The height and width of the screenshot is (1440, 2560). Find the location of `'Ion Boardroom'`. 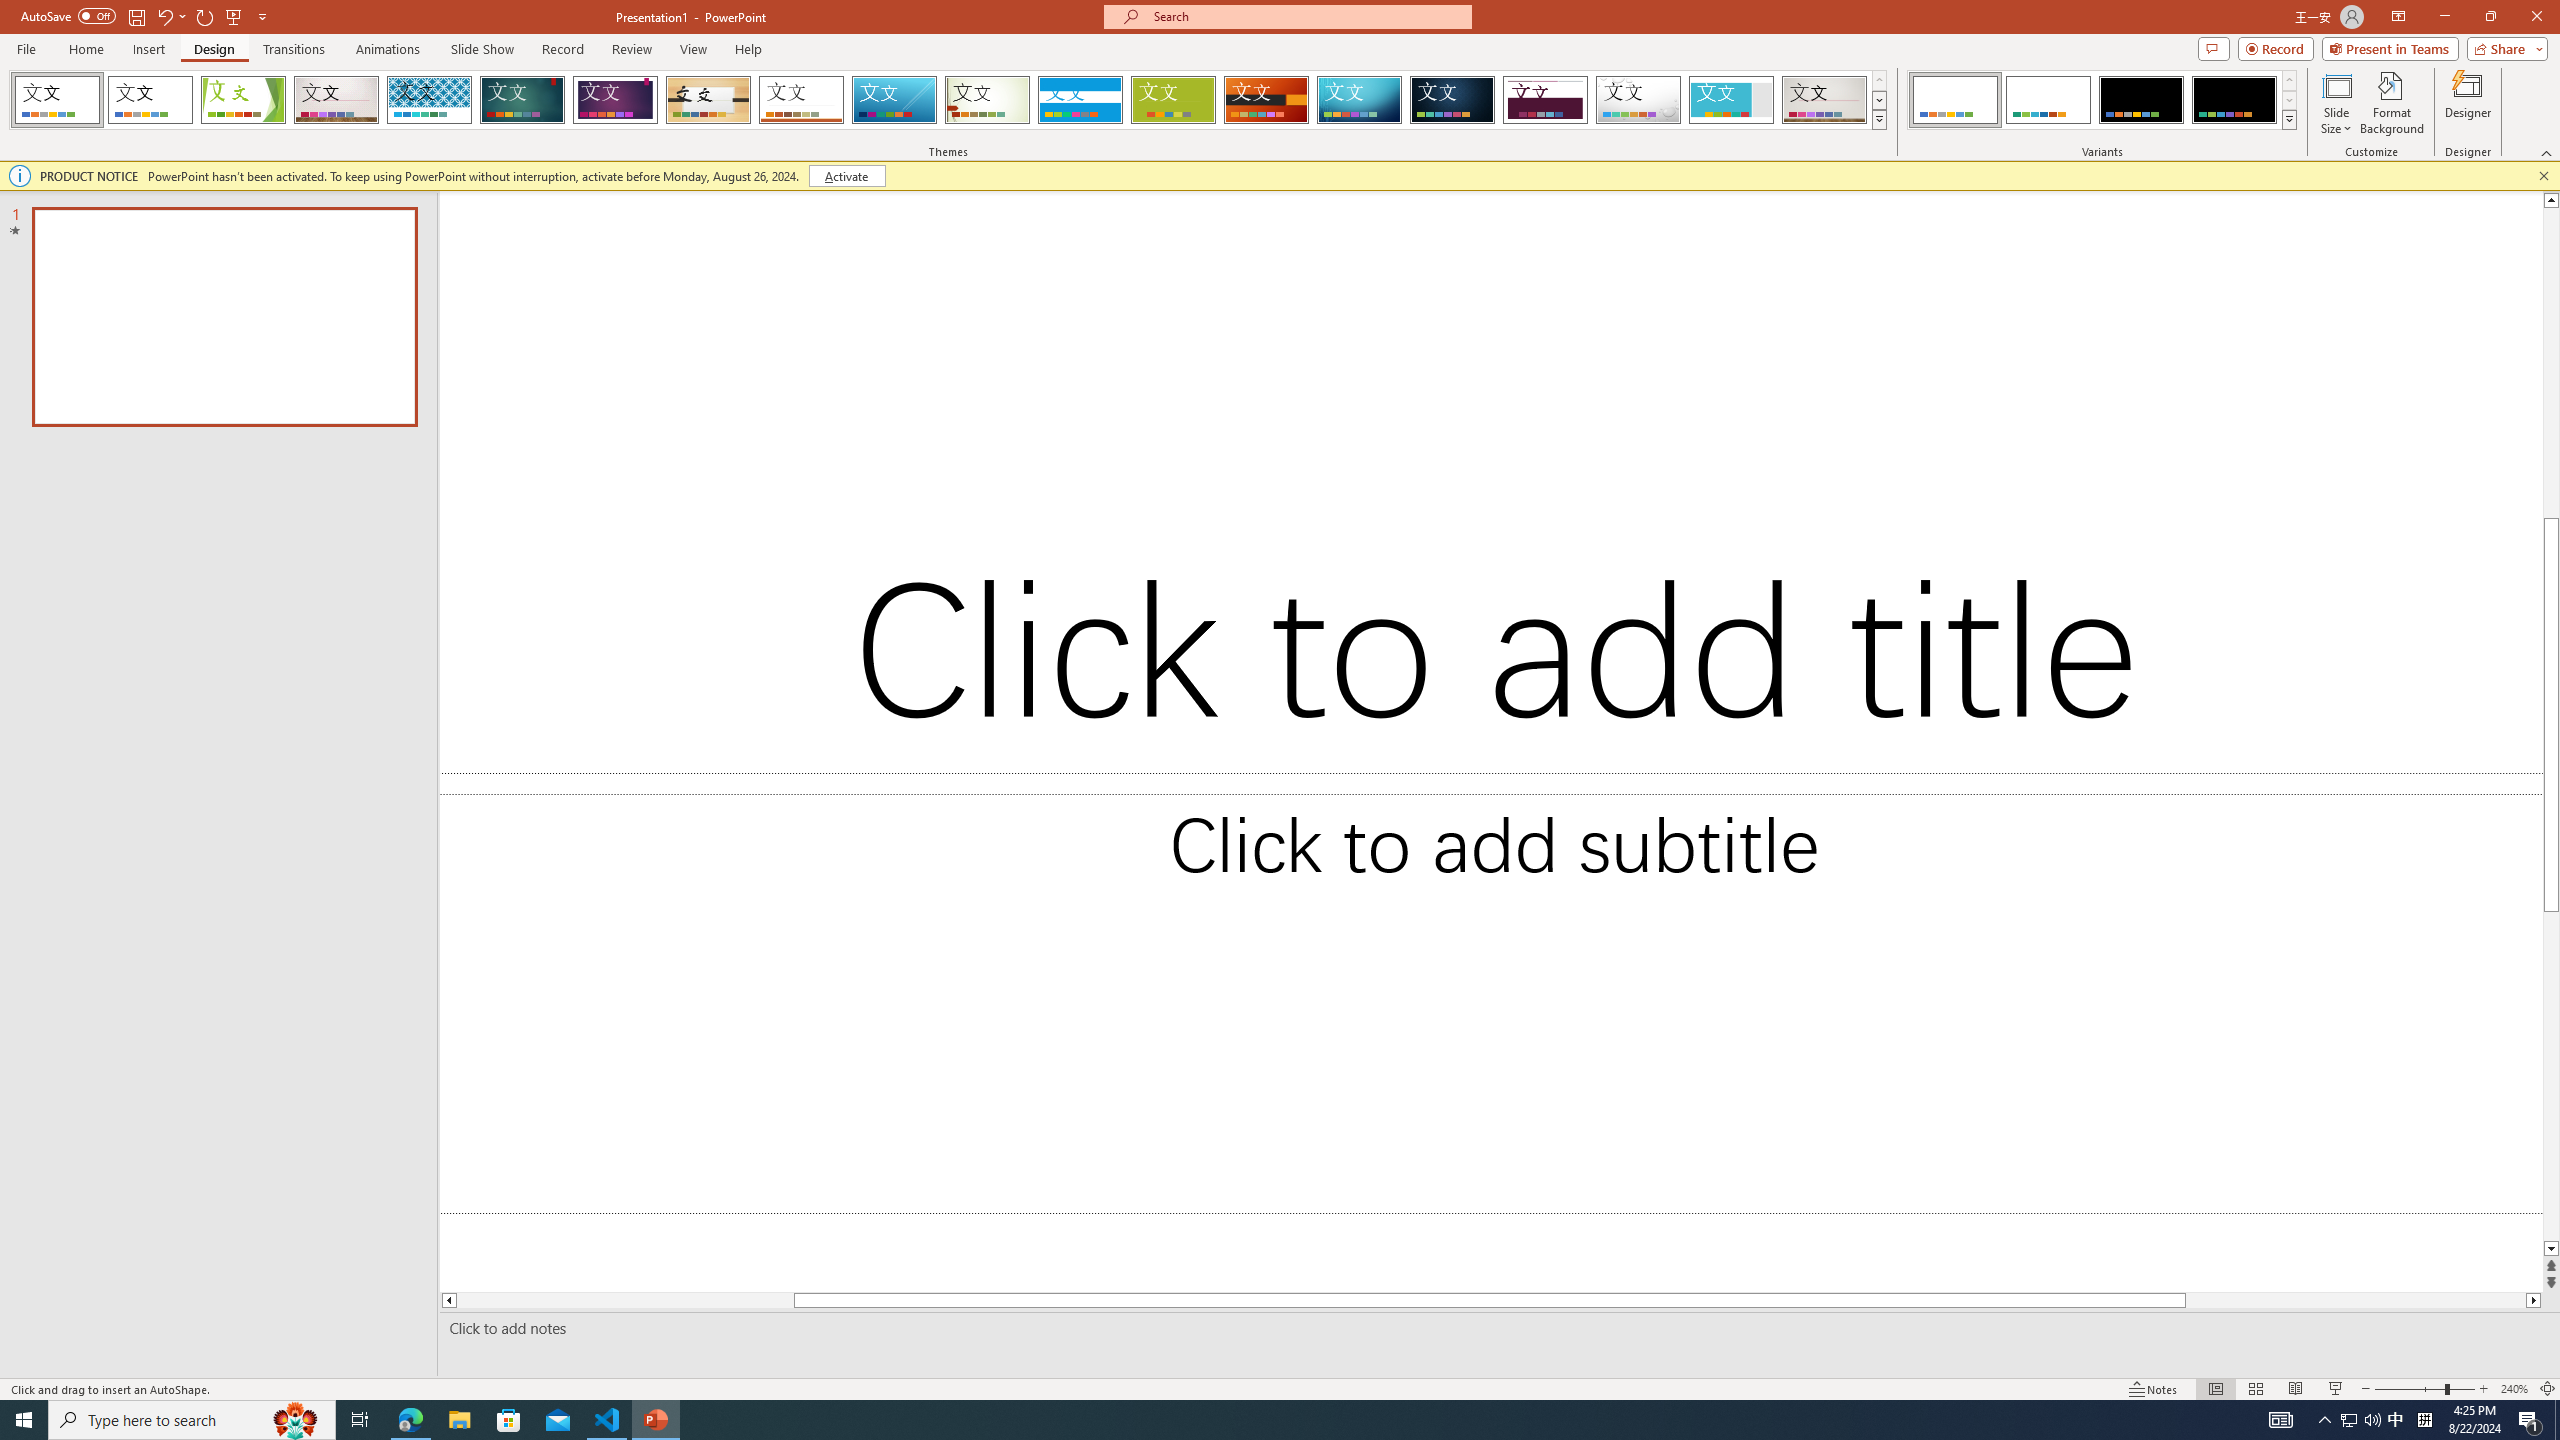

'Ion Boardroom' is located at coordinates (615, 99).